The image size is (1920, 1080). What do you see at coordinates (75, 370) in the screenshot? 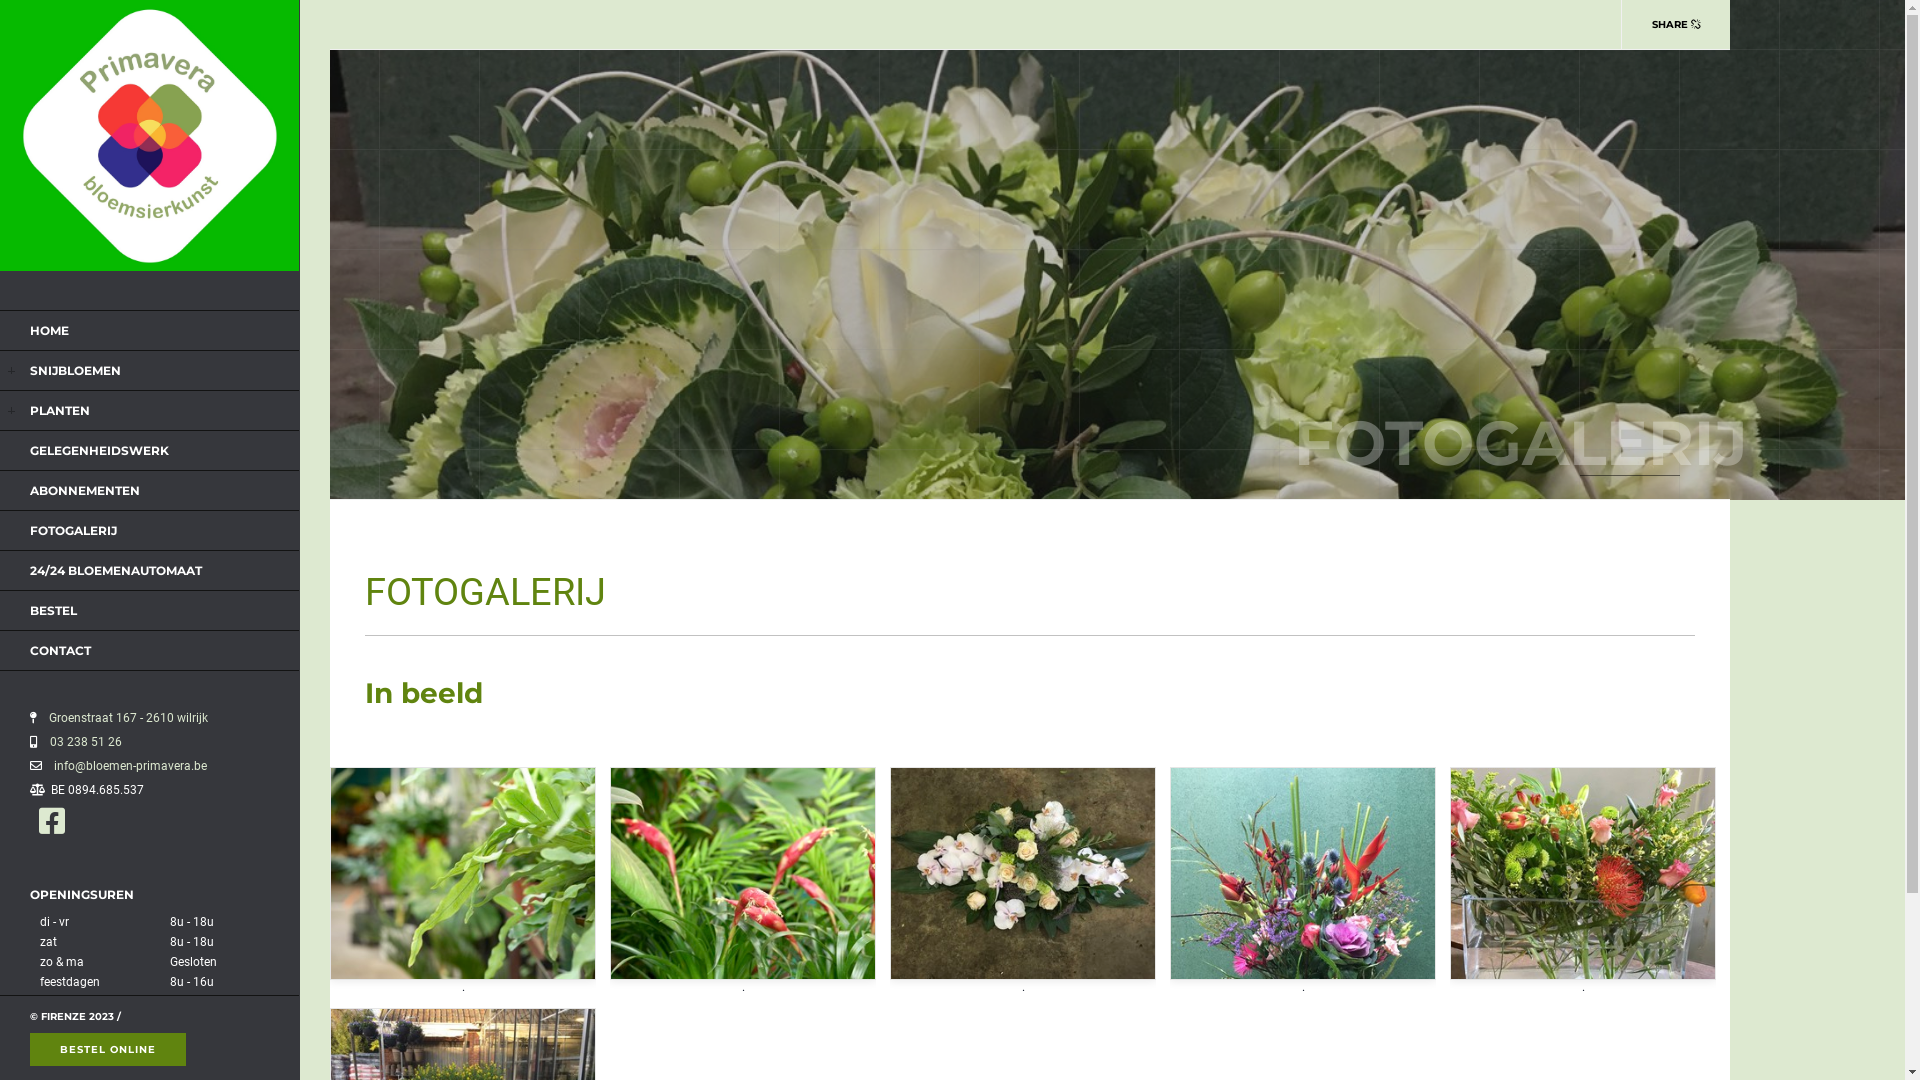
I see `'SNIJBLOEMEN'` at bounding box center [75, 370].